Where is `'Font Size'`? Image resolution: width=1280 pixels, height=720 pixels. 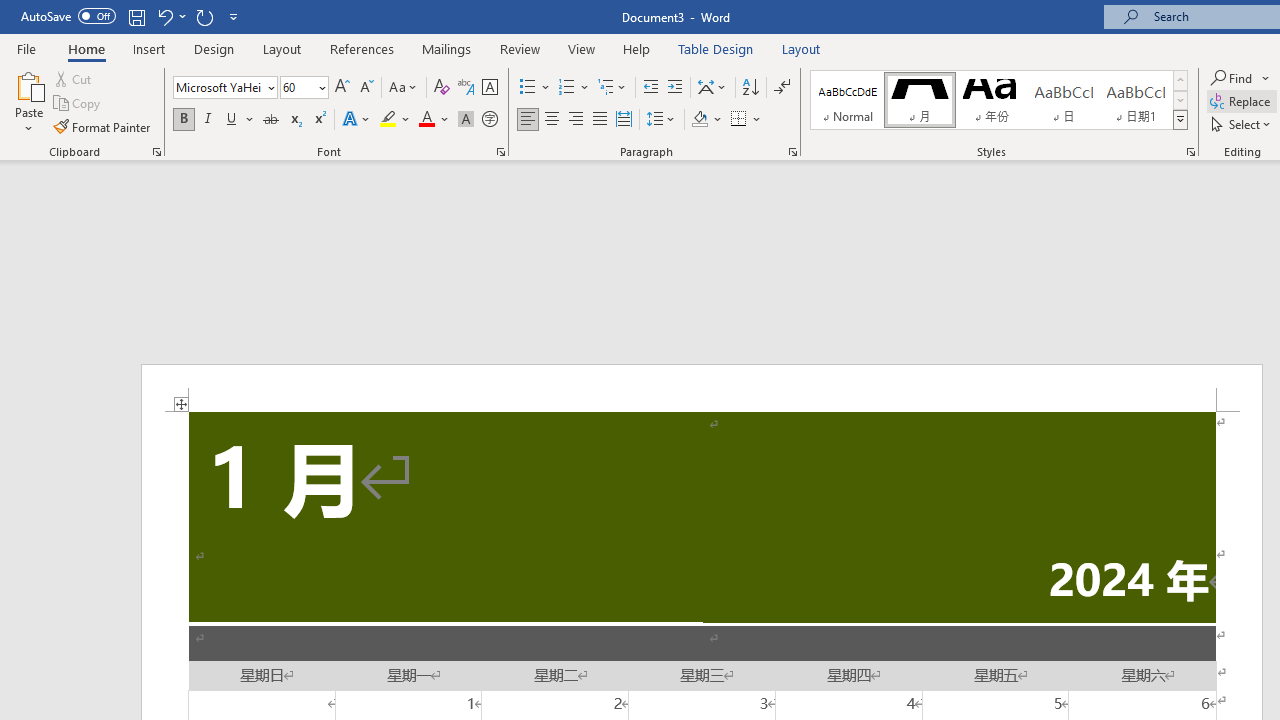
'Font Size' is located at coordinates (297, 86).